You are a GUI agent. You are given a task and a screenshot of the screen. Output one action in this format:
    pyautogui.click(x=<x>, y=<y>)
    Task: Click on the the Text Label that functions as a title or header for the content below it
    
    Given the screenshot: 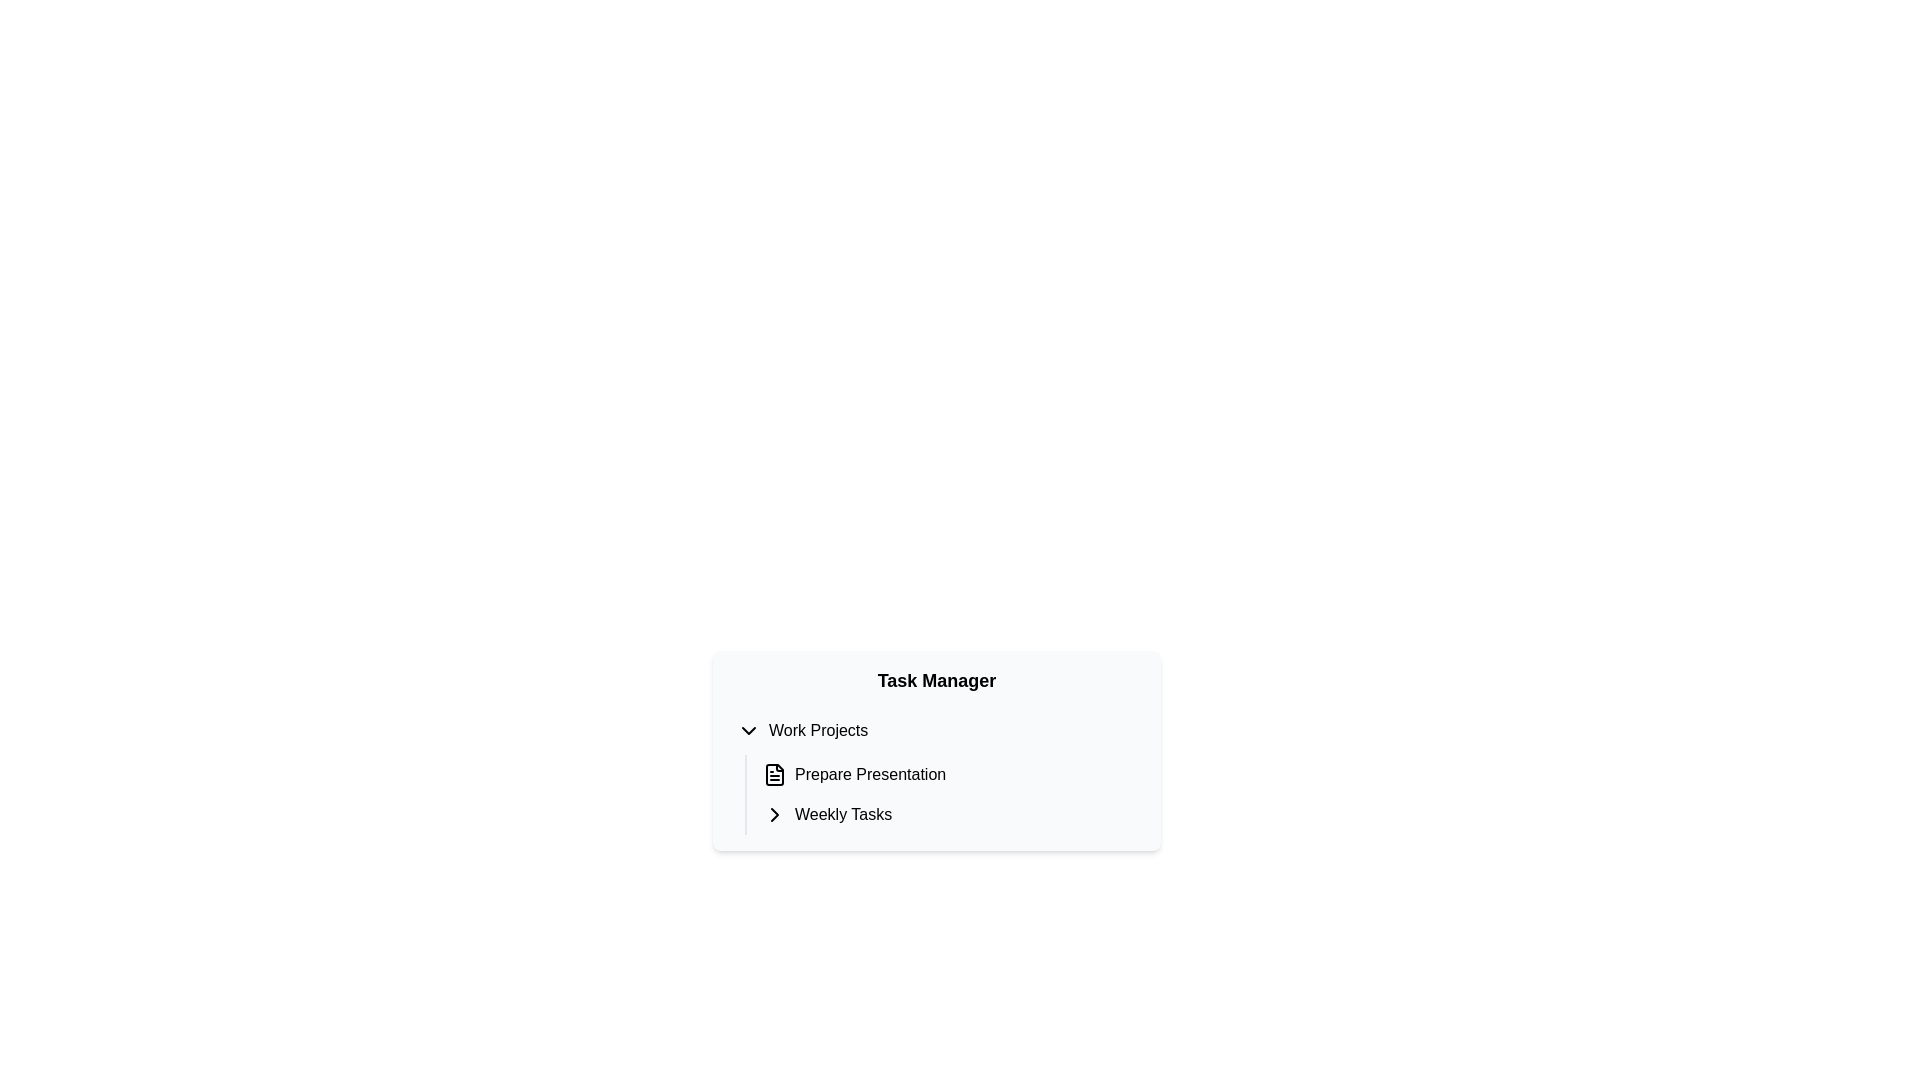 What is the action you would take?
    pyautogui.click(x=935, y=680)
    